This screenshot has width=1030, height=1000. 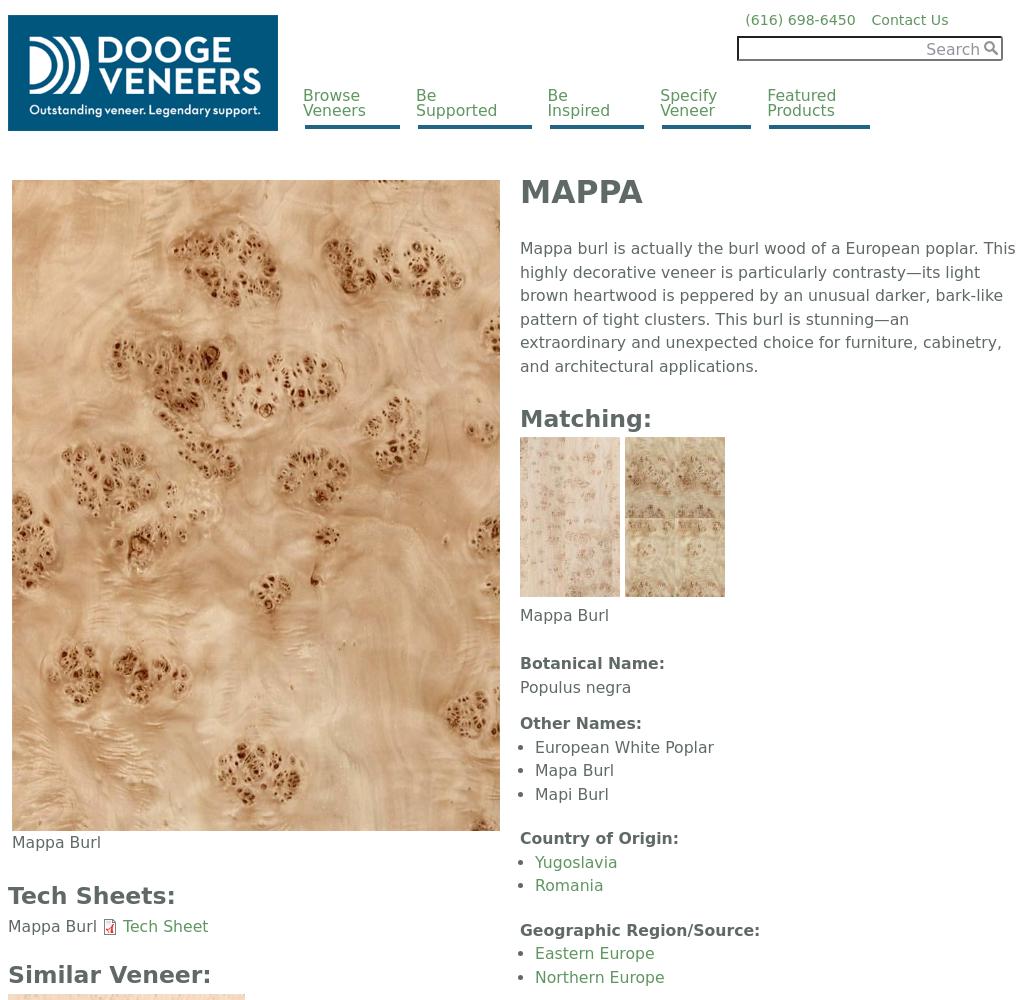 I want to click on 'MAPPA', so click(x=581, y=191).